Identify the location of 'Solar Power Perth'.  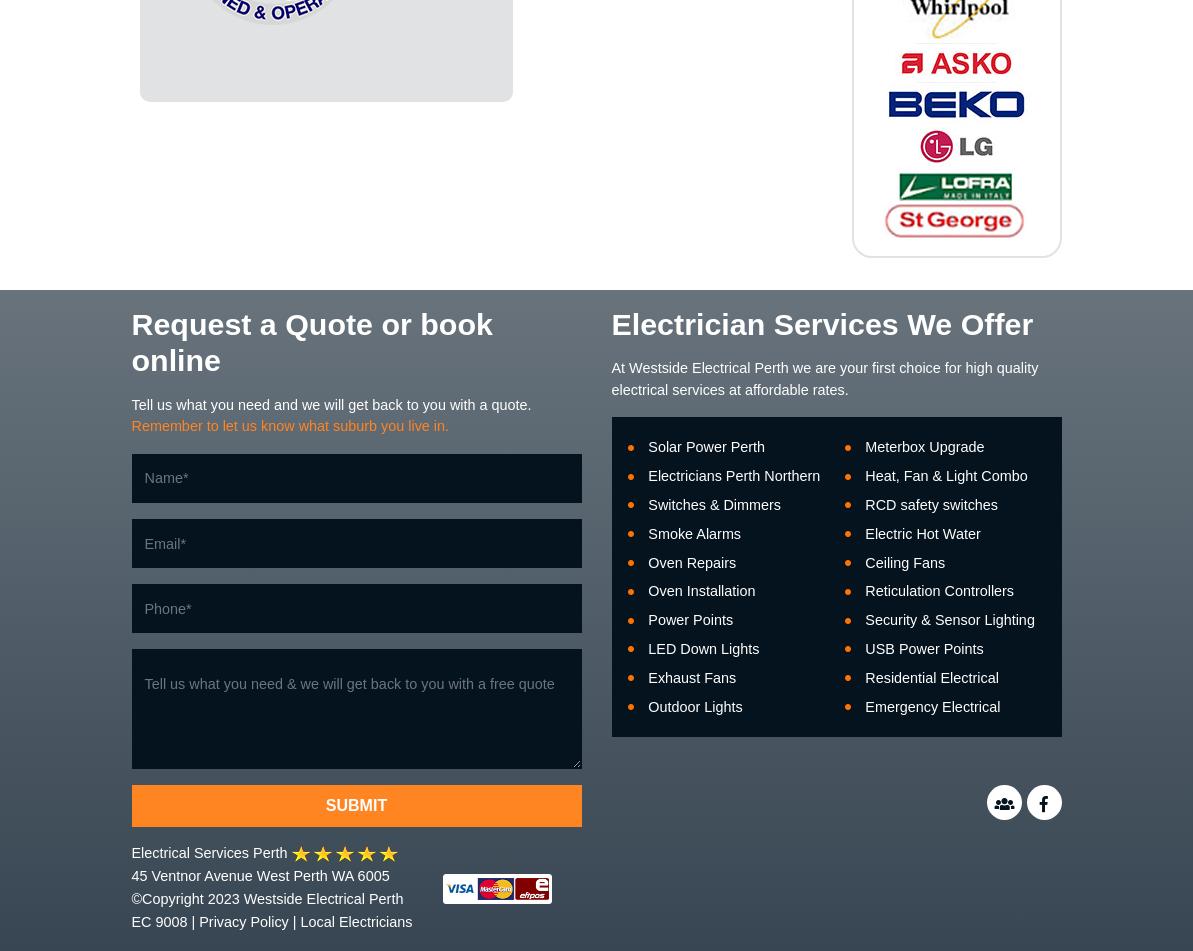
(705, 446).